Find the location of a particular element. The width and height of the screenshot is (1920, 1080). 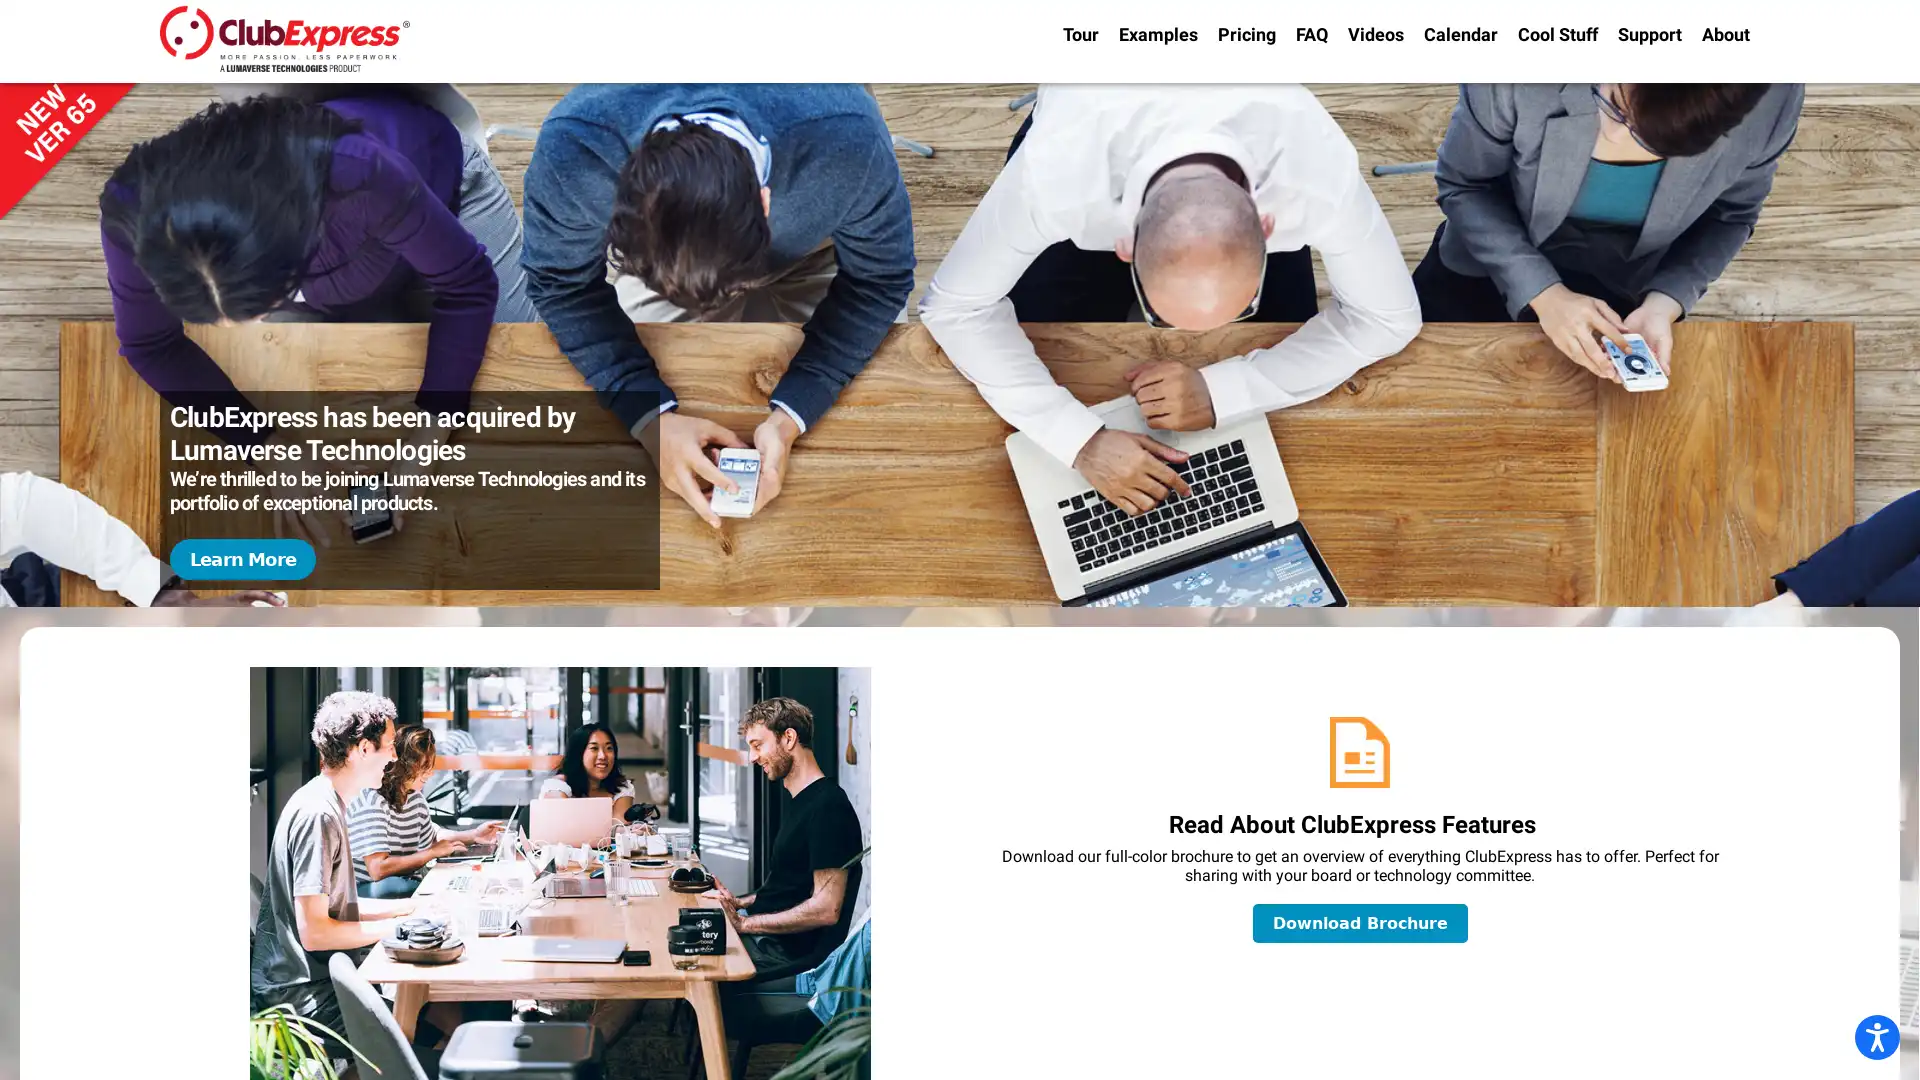

Open accessibility options, statement and help is located at coordinates (1876, 1036).